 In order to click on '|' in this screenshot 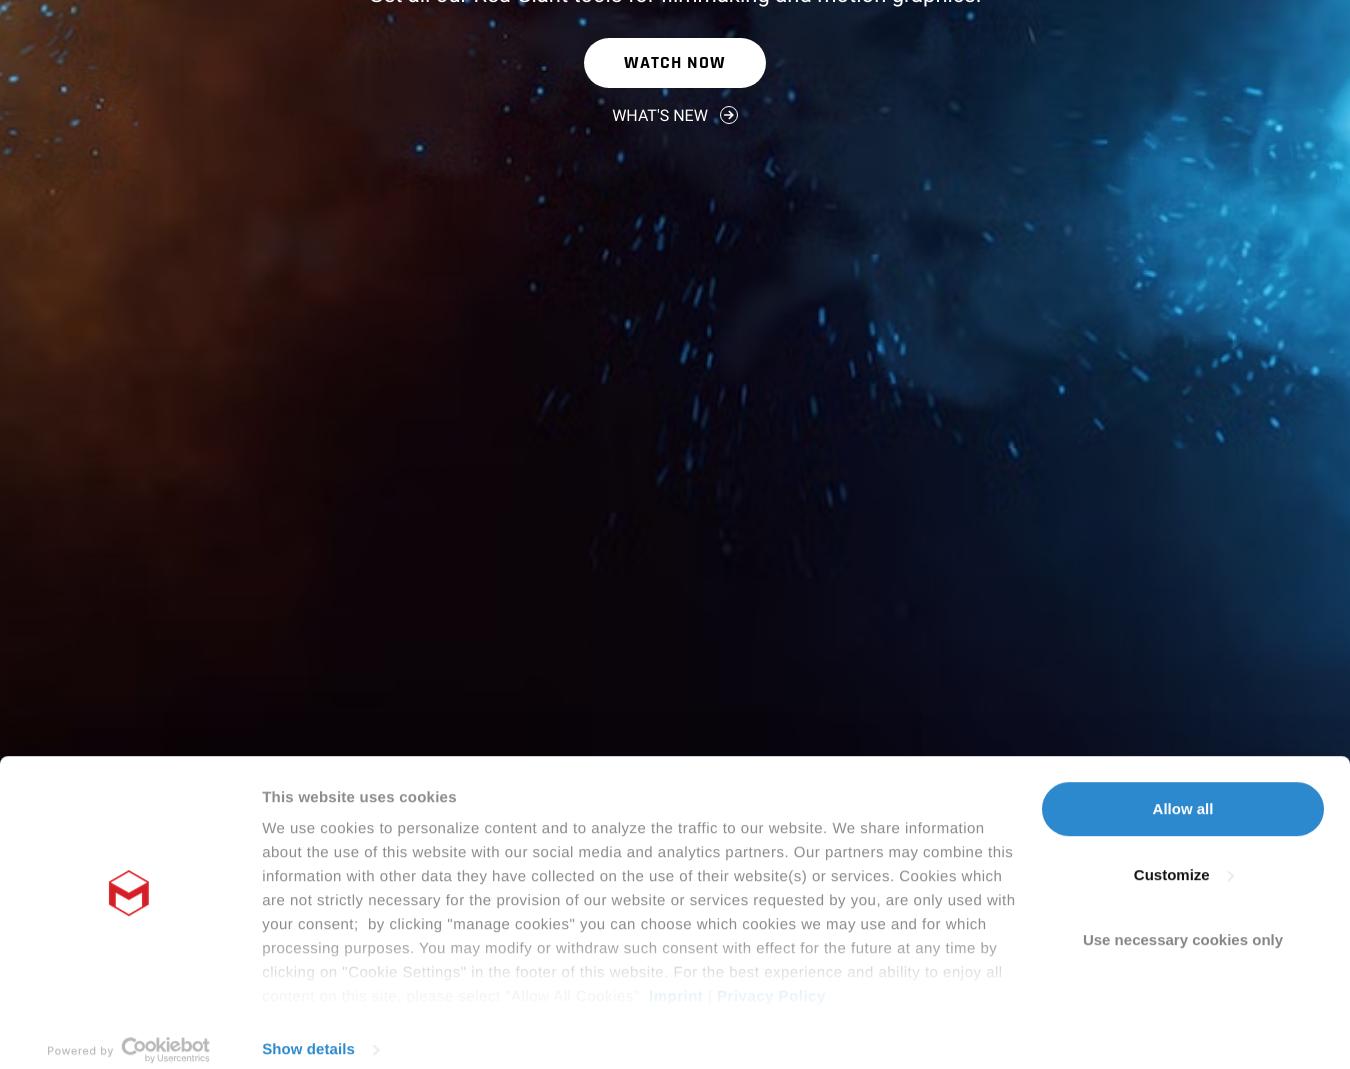, I will do `click(708, 838)`.